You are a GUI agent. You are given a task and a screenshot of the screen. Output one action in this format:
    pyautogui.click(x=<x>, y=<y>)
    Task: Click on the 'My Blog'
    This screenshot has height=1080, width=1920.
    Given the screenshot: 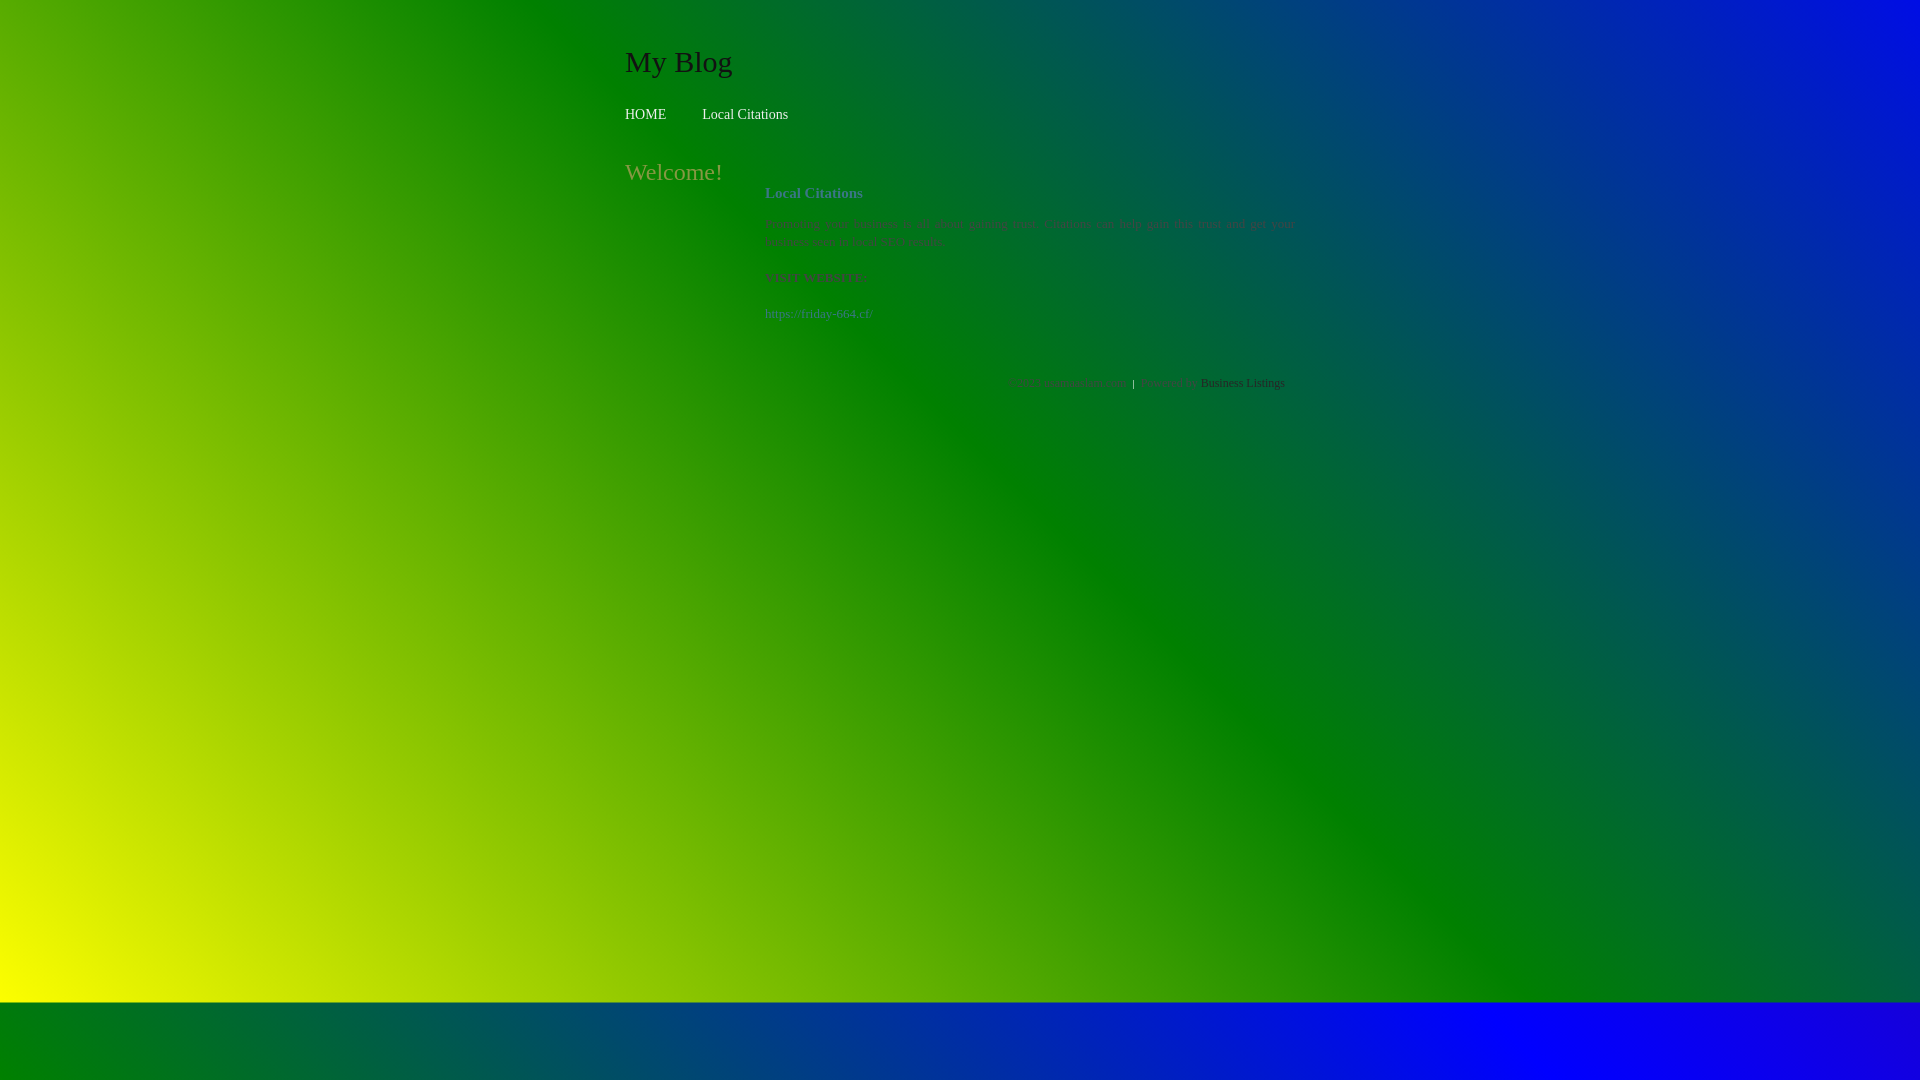 What is the action you would take?
    pyautogui.click(x=678, y=60)
    